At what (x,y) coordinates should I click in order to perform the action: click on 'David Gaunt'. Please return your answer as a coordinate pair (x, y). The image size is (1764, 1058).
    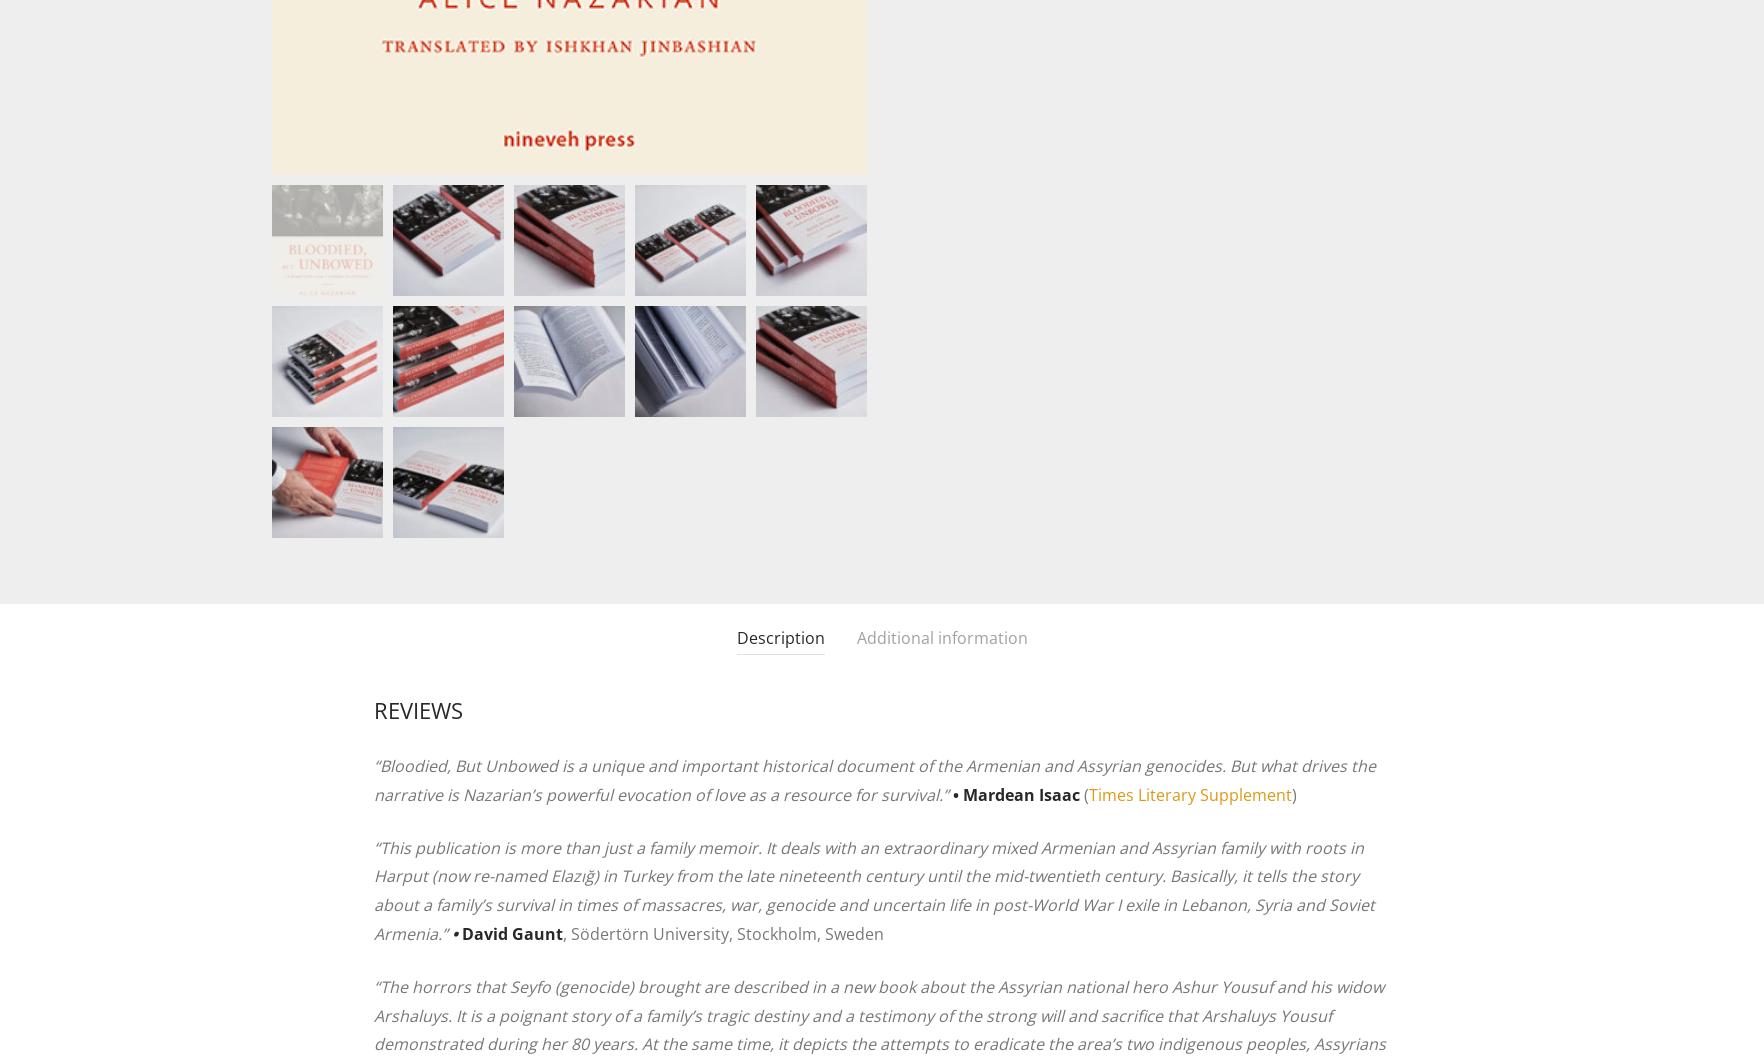
    Looking at the image, I should click on (512, 934).